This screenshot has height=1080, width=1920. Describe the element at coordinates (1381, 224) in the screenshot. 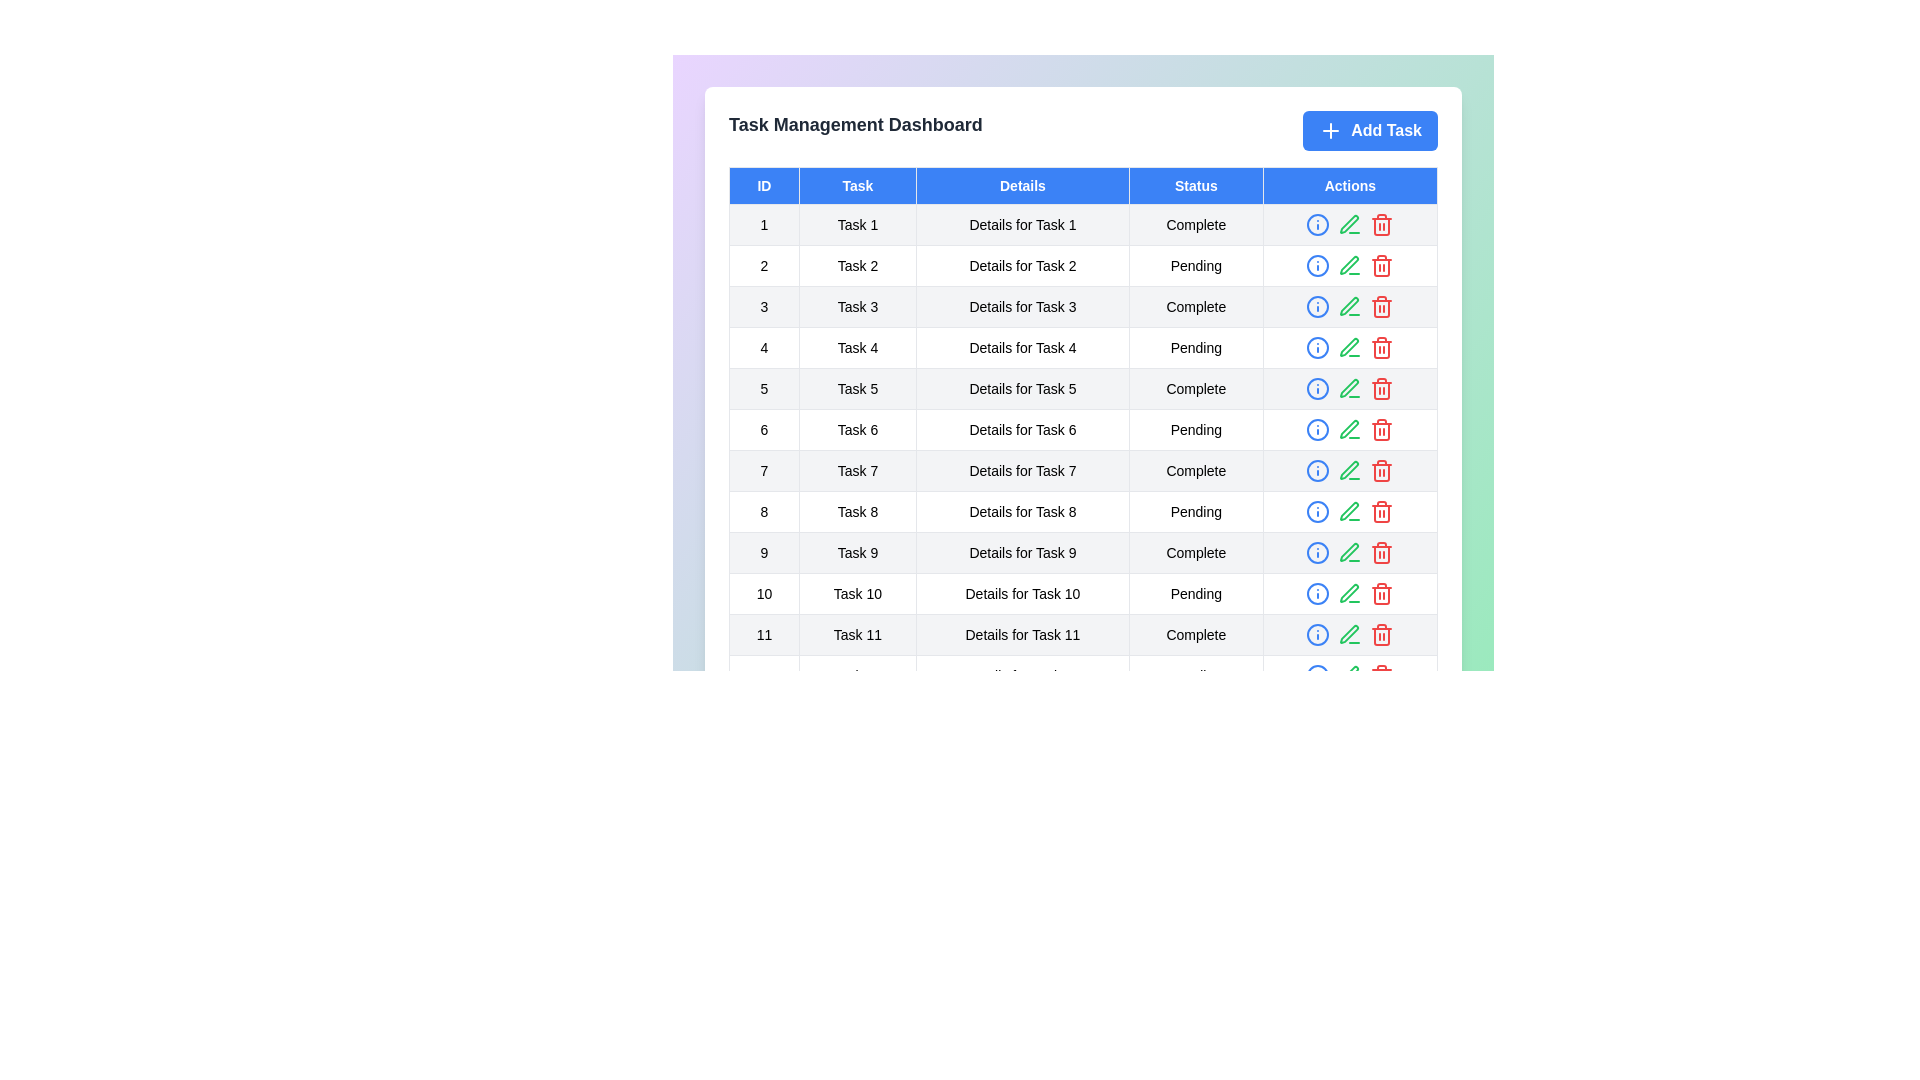

I see `the button with the text Delete to display its hint` at that location.